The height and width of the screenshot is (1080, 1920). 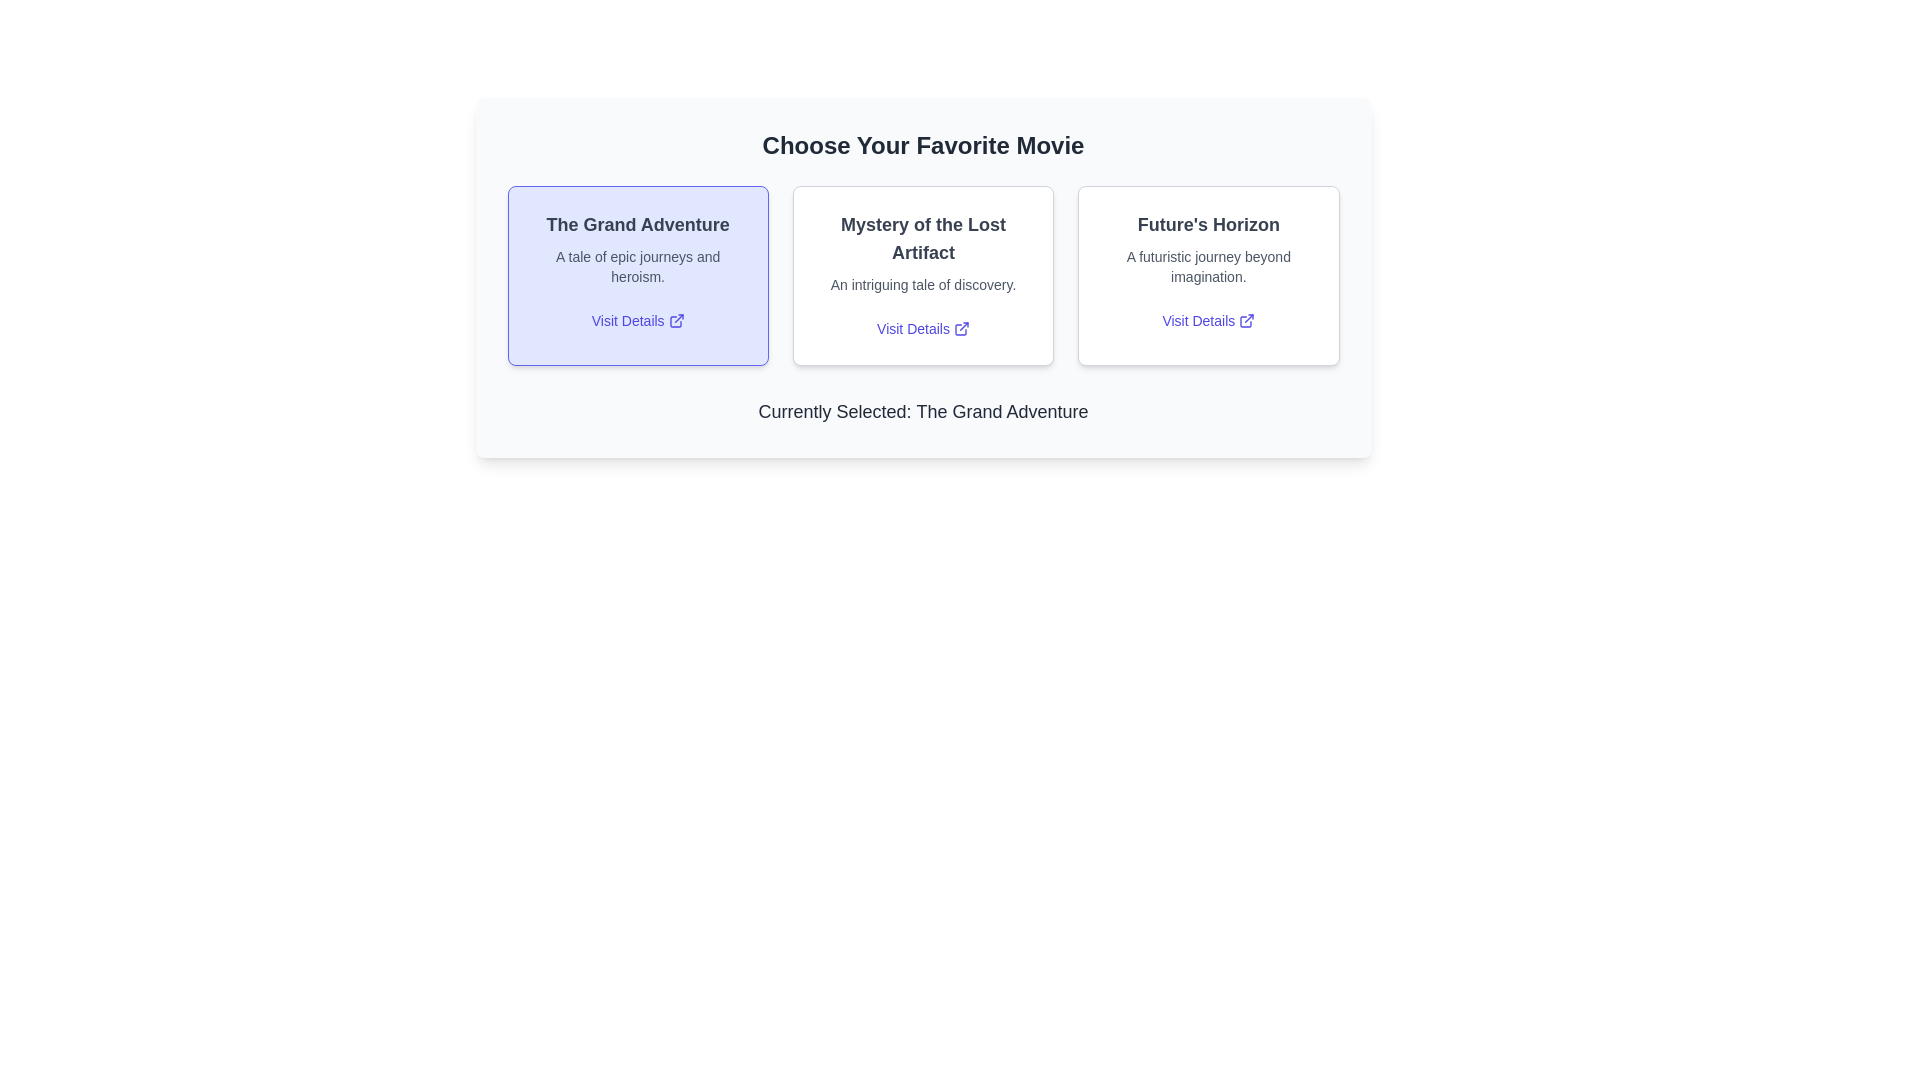 What do you see at coordinates (637, 319) in the screenshot?
I see `the 'Visit Details' hyperlink located at the bottom-right corner of the card titled 'The Grand Adventure'` at bounding box center [637, 319].